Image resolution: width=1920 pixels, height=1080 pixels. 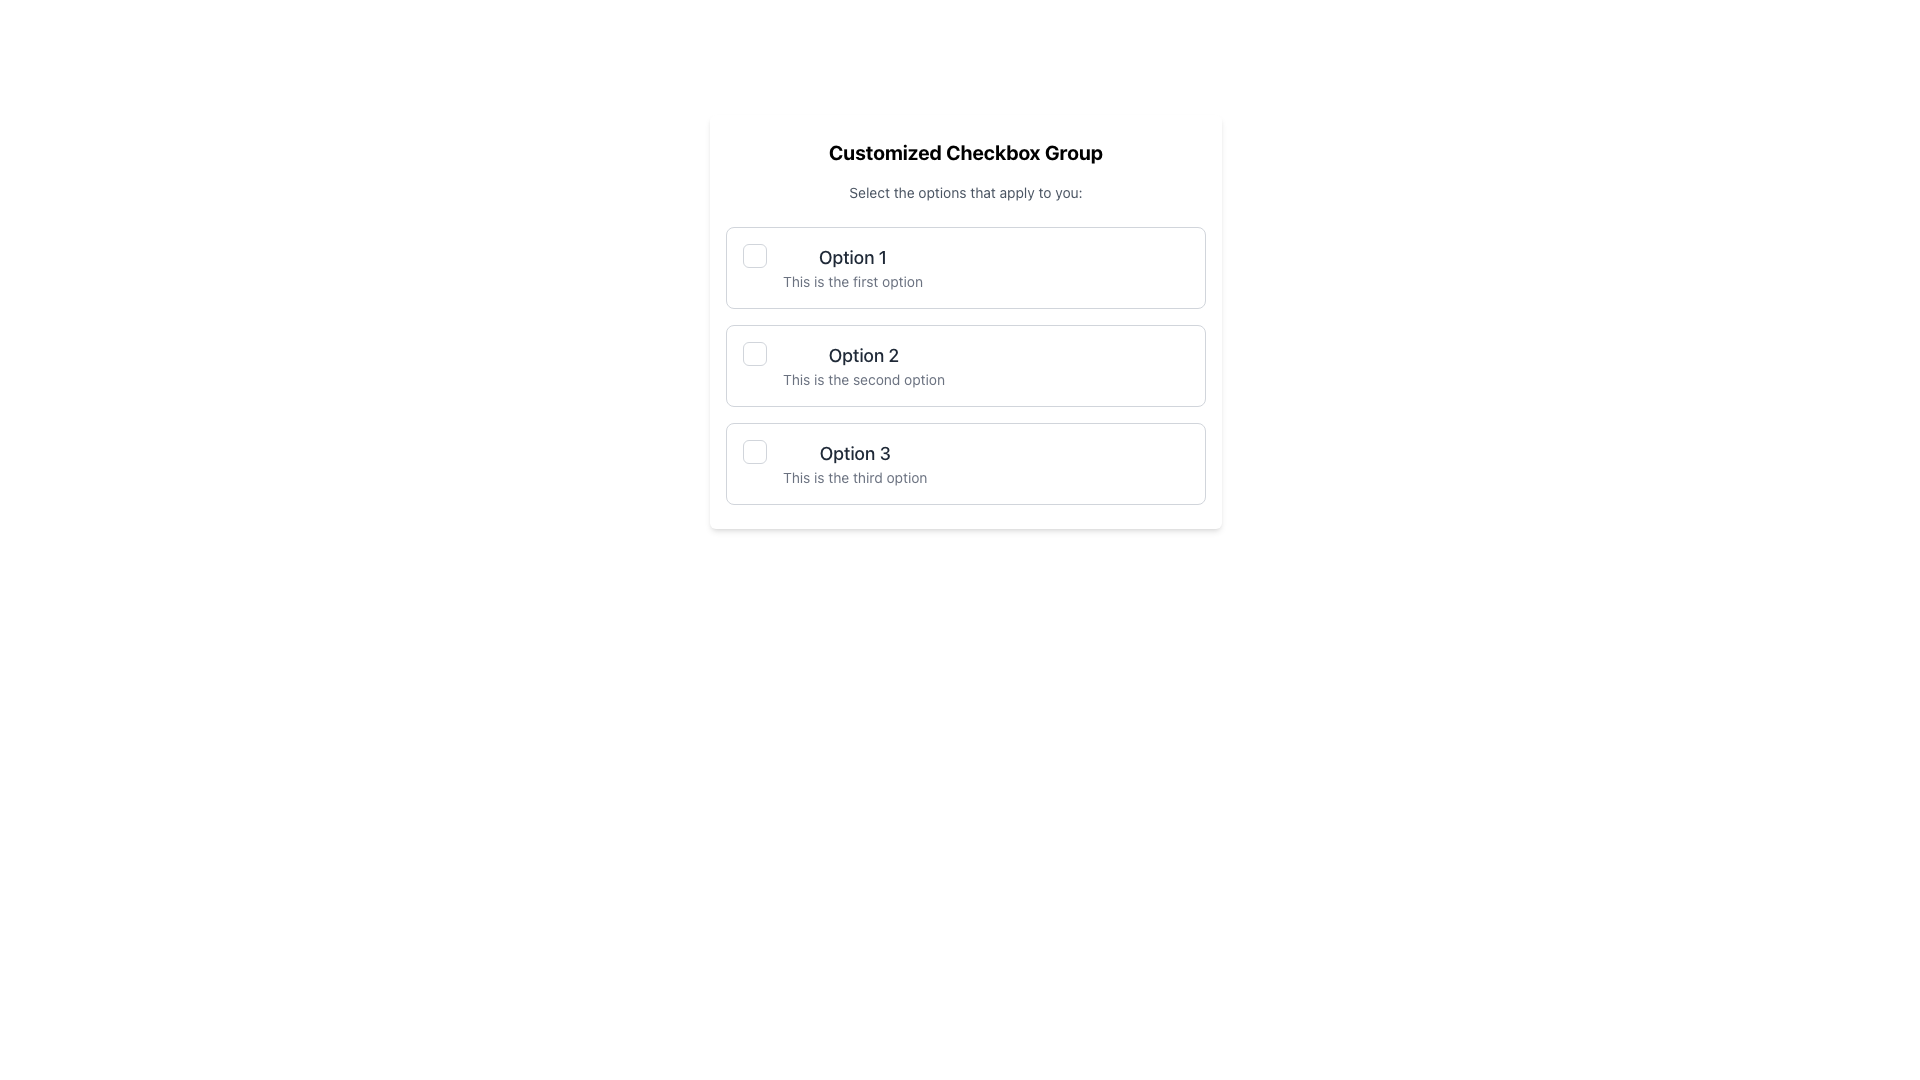 What do you see at coordinates (753, 254) in the screenshot?
I see `the checkbox associated with 'Option 1'` at bounding box center [753, 254].